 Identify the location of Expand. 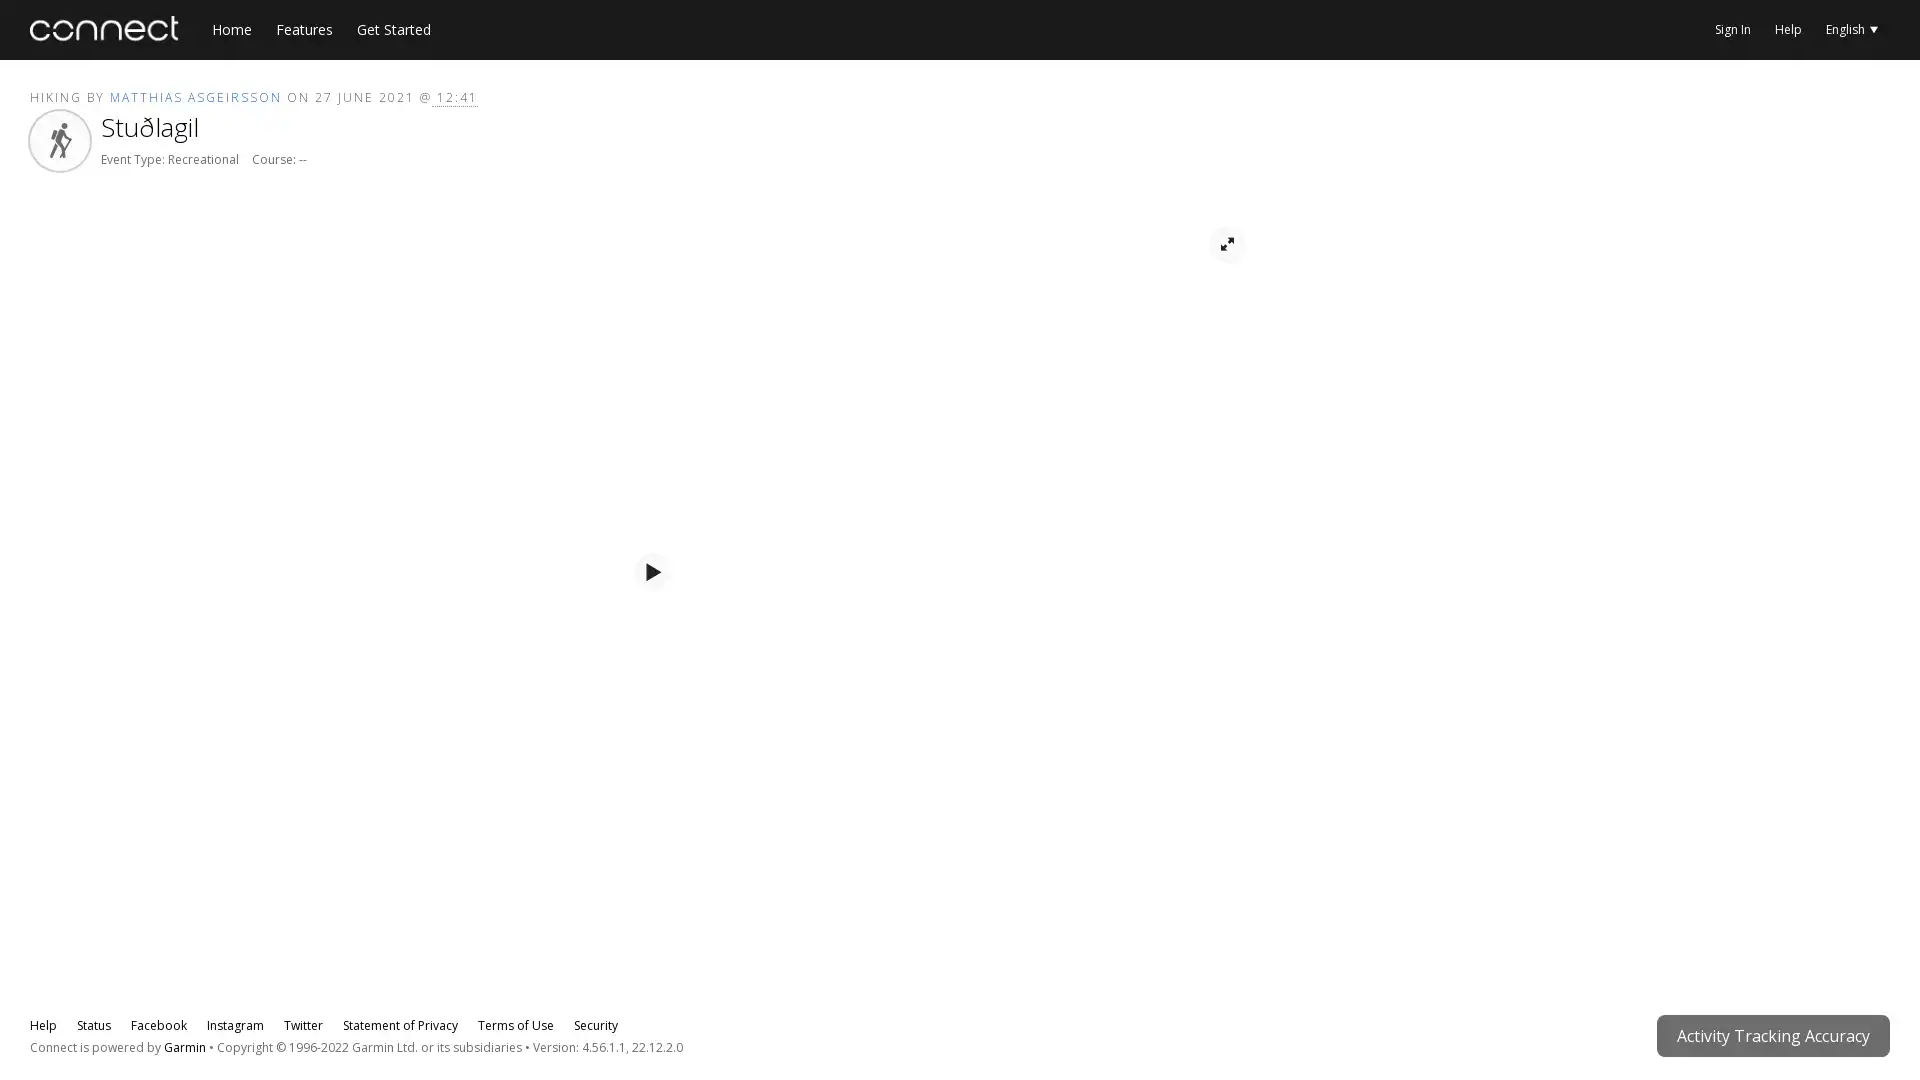
(1237, 942).